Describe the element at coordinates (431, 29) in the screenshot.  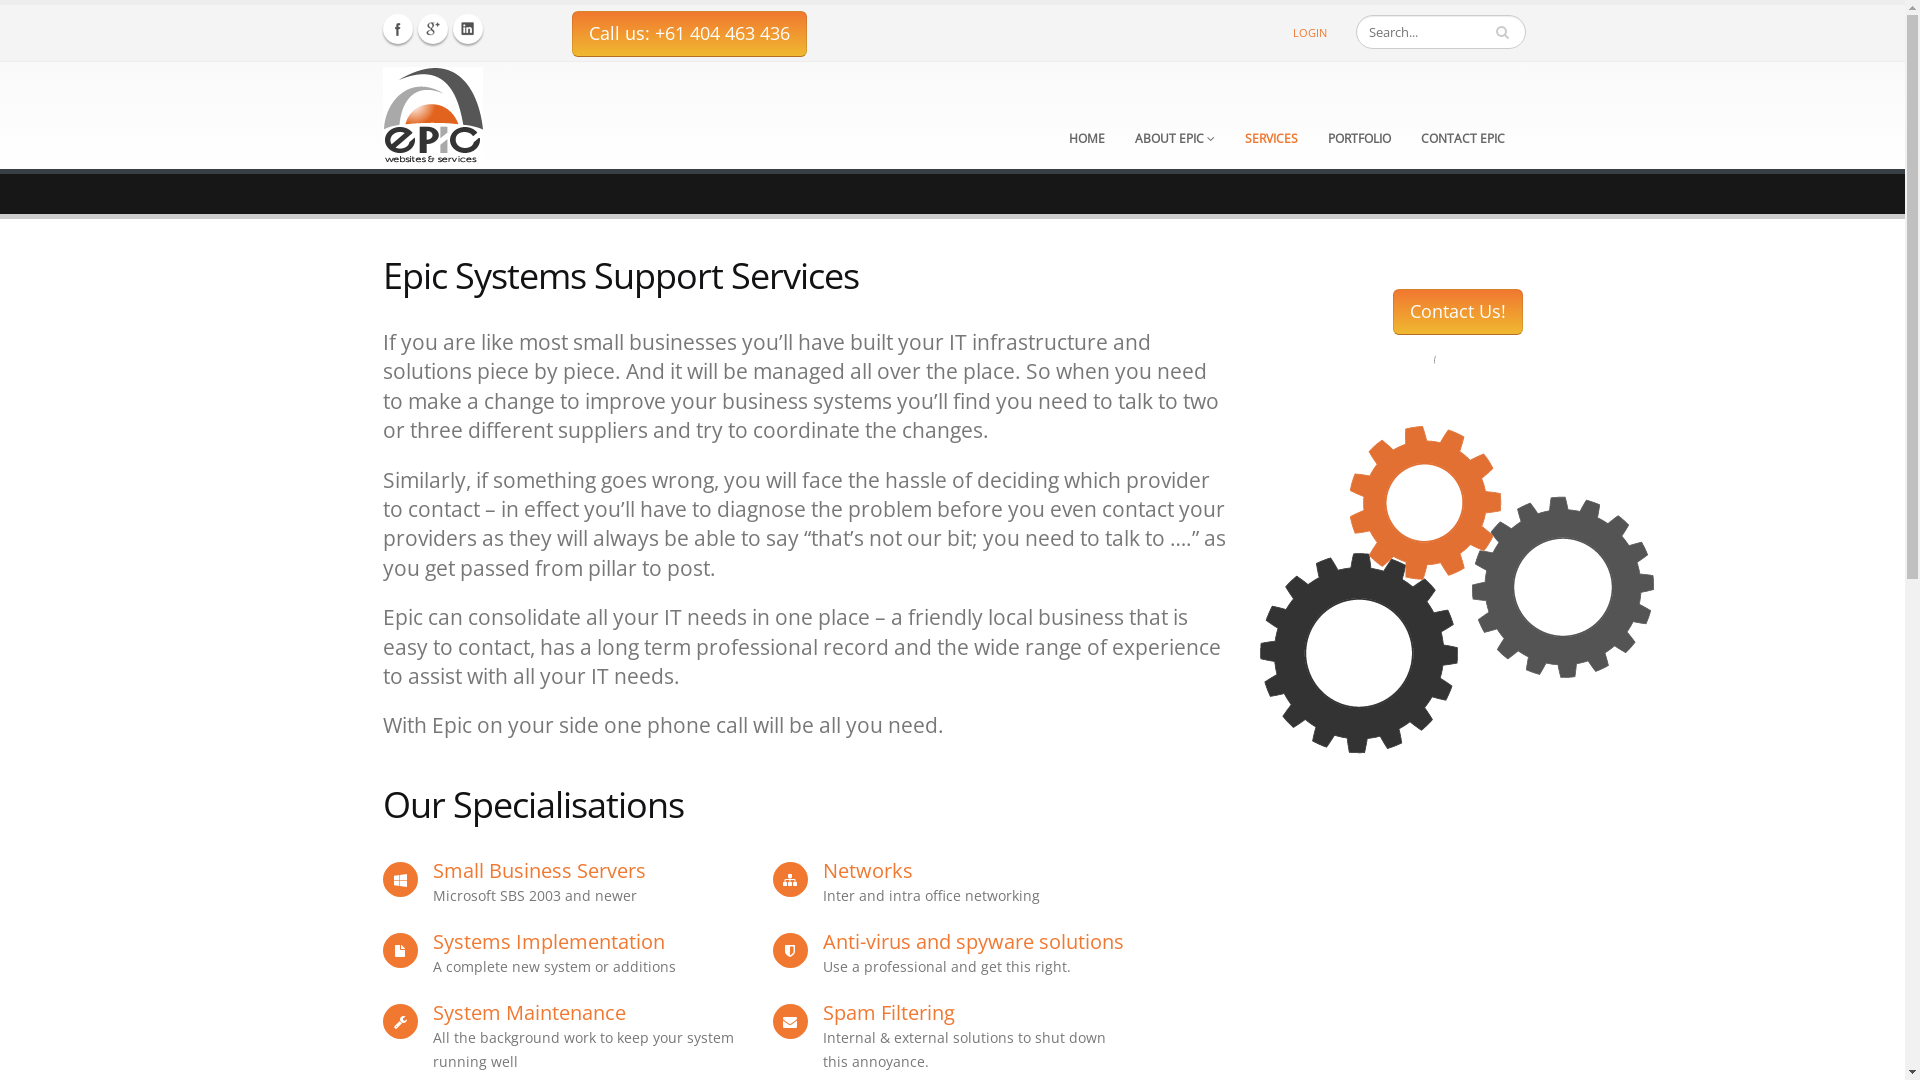
I see `'Twitter'` at that location.